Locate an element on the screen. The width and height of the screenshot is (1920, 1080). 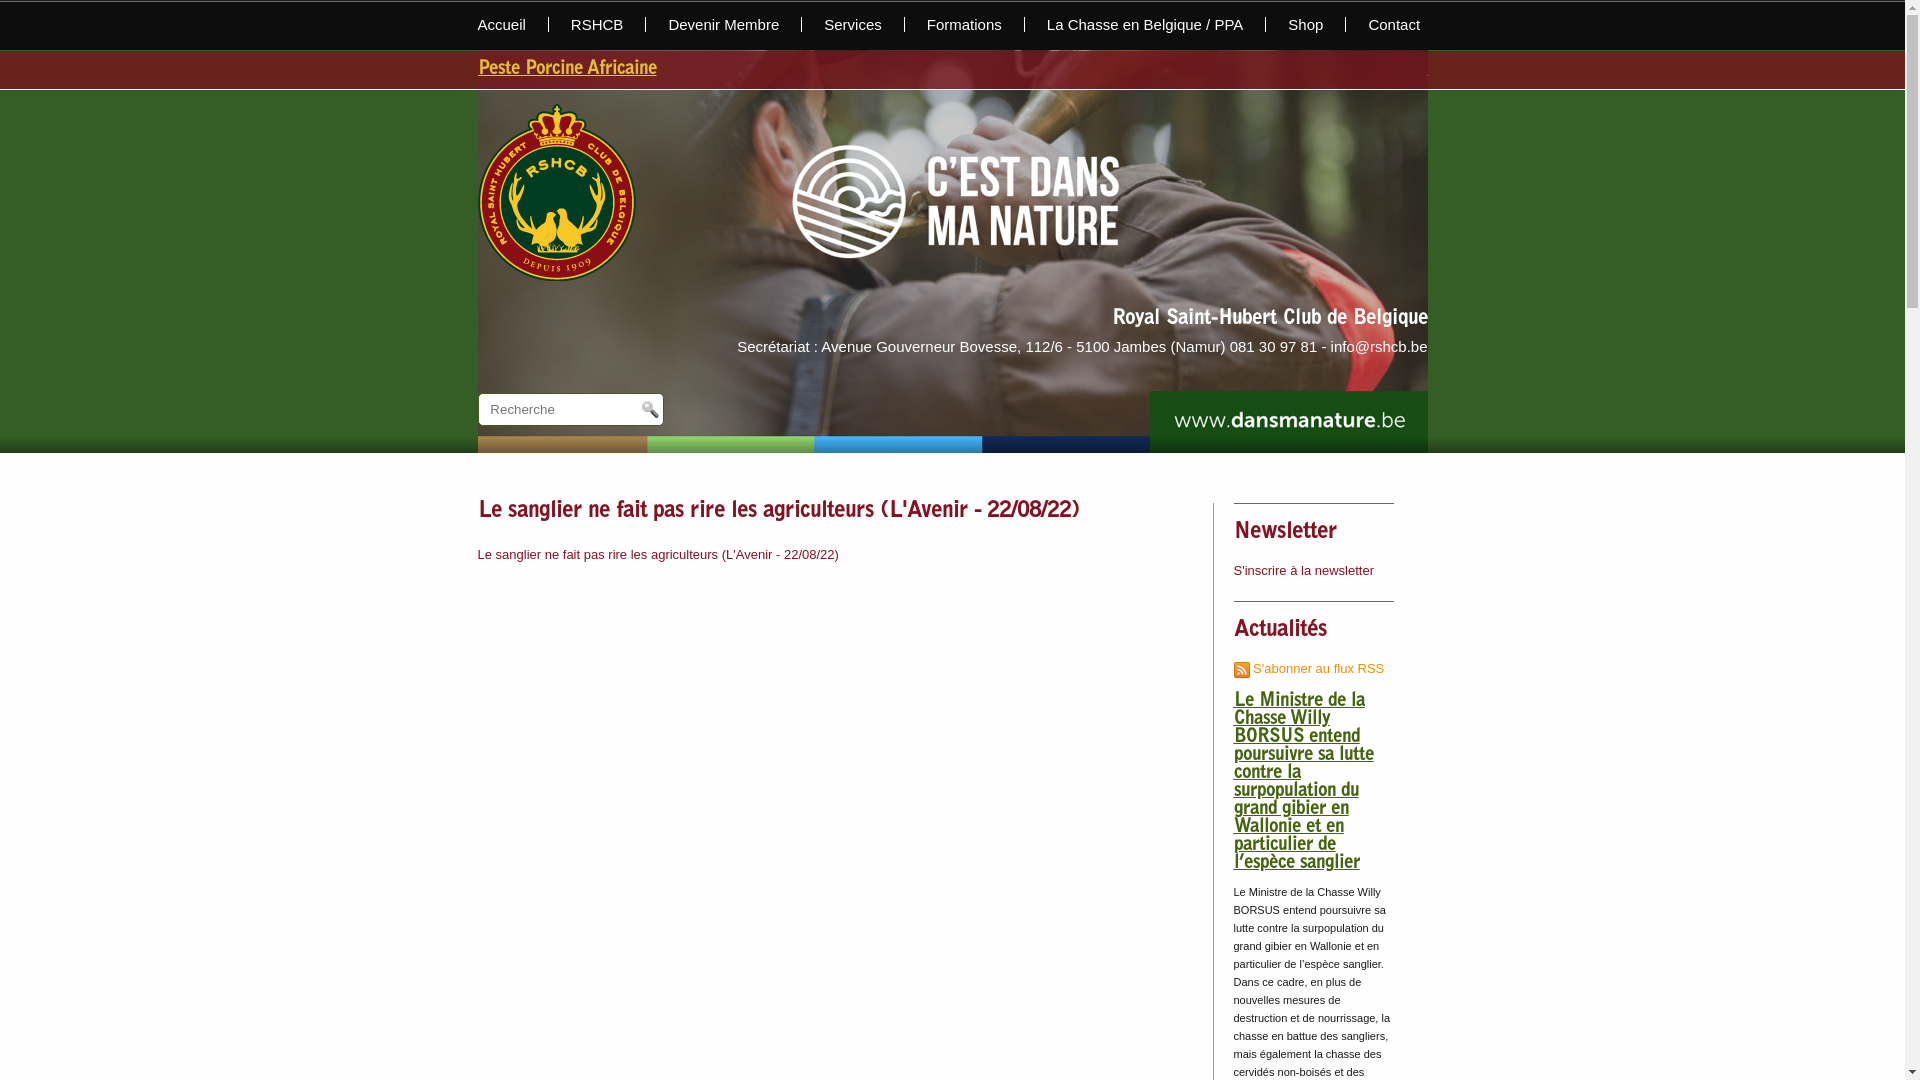
'Shop' is located at coordinates (1305, 24).